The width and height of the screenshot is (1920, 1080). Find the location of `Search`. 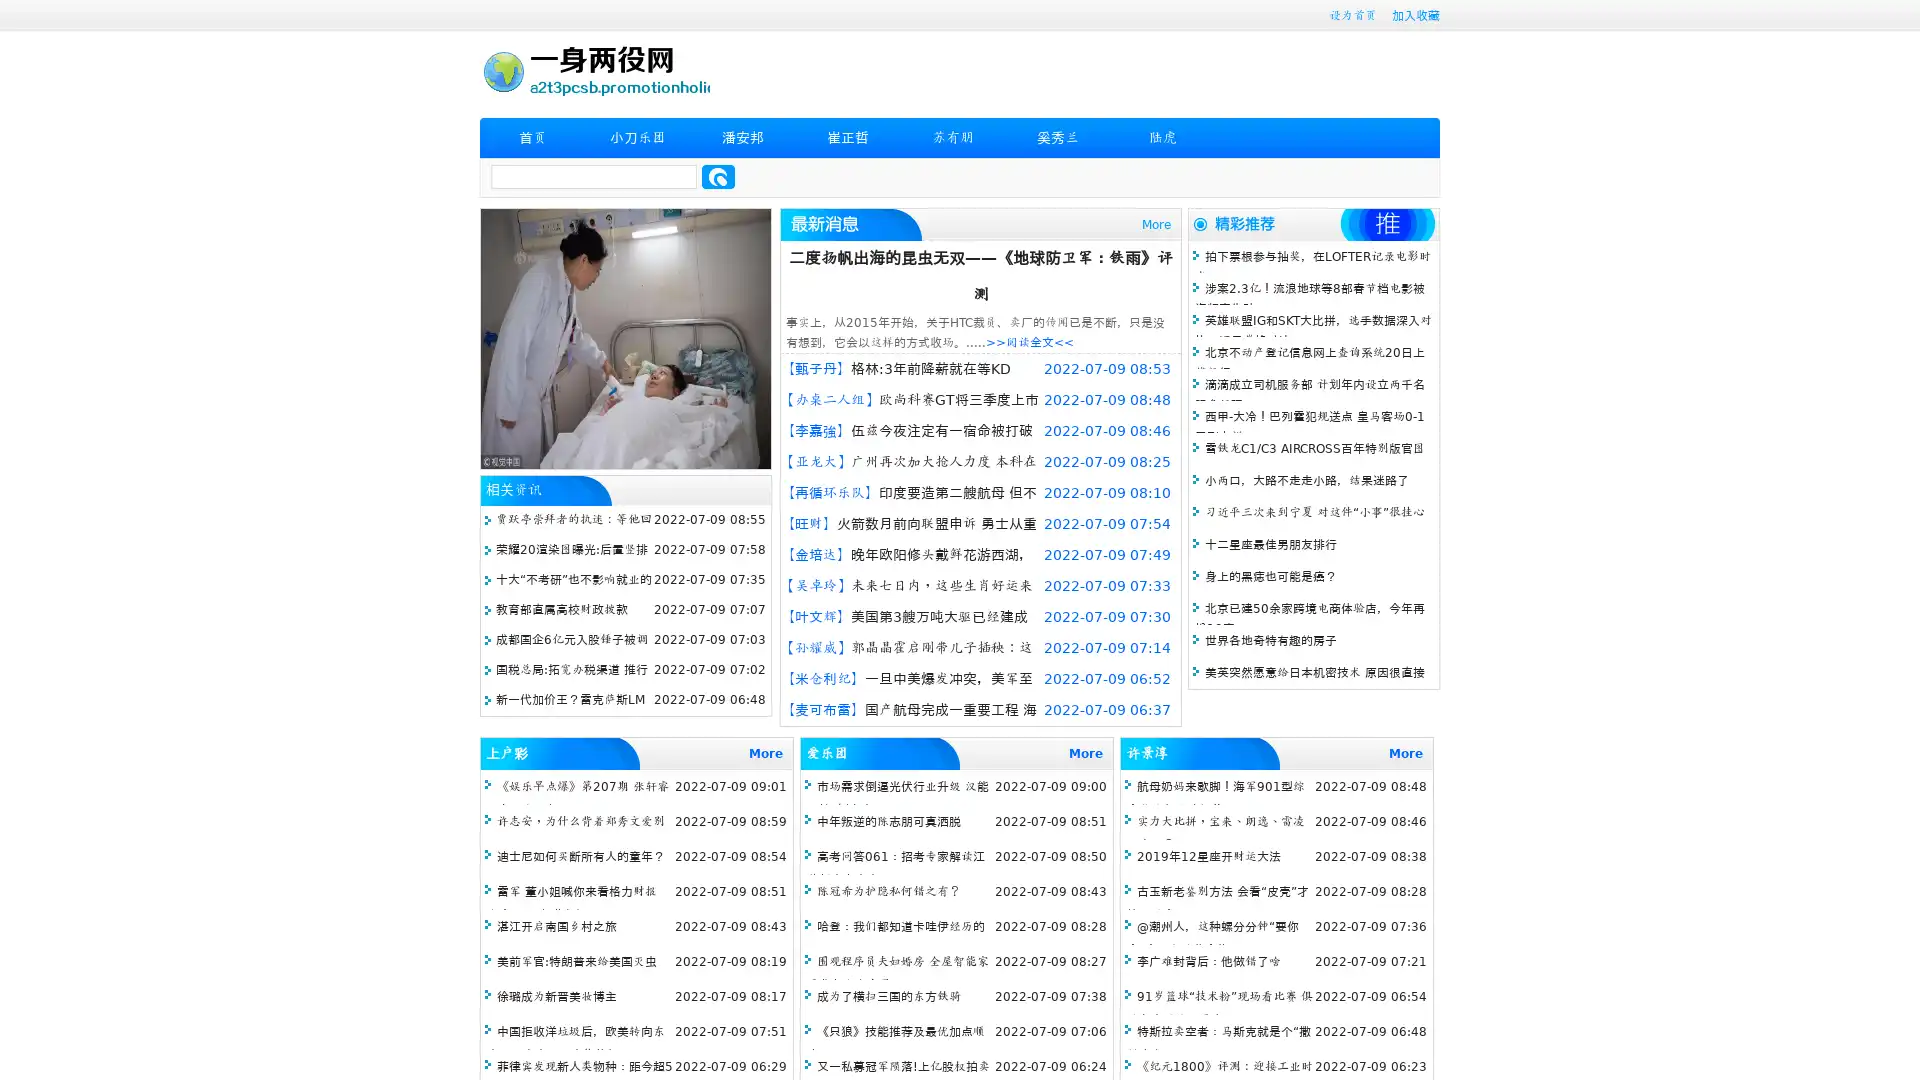

Search is located at coordinates (718, 176).